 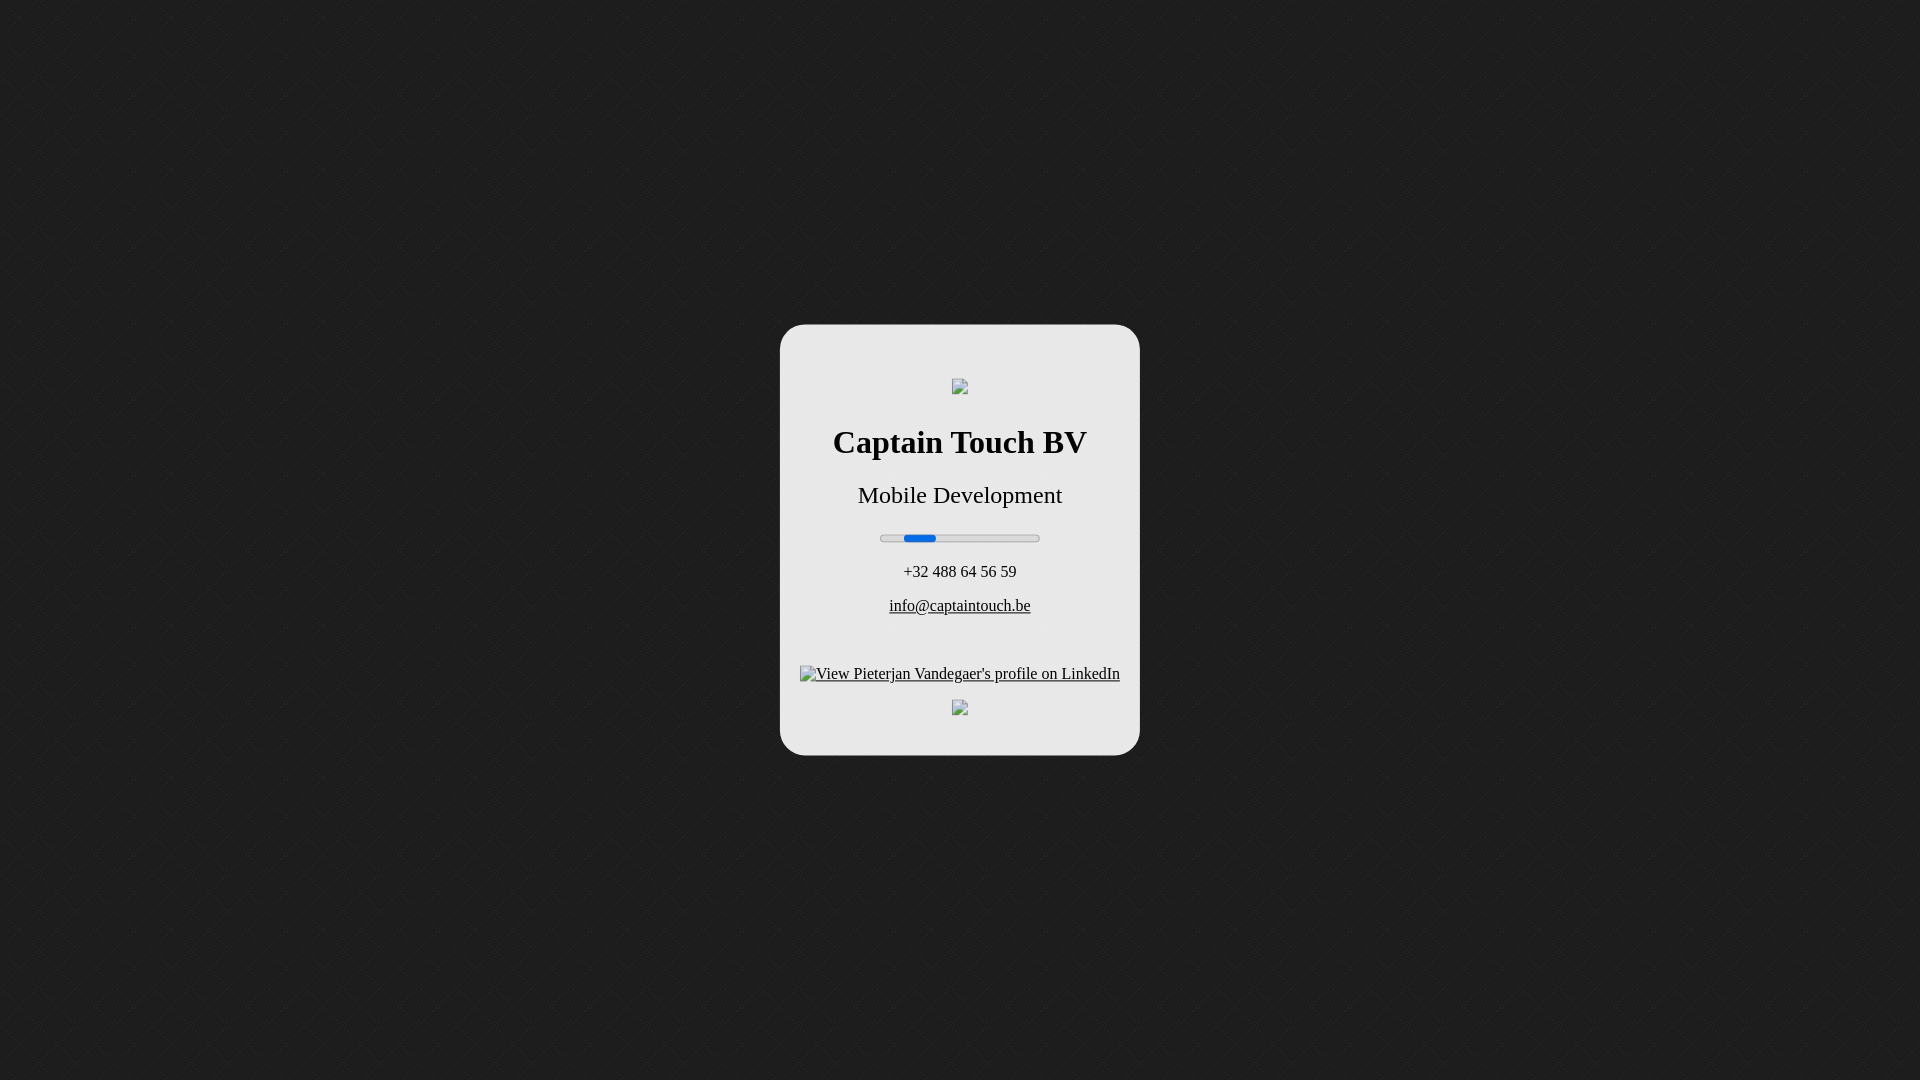 What do you see at coordinates (887, 605) in the screenshot?
I see `'info@captaintouch.be'` at bounding box center [887, 605].